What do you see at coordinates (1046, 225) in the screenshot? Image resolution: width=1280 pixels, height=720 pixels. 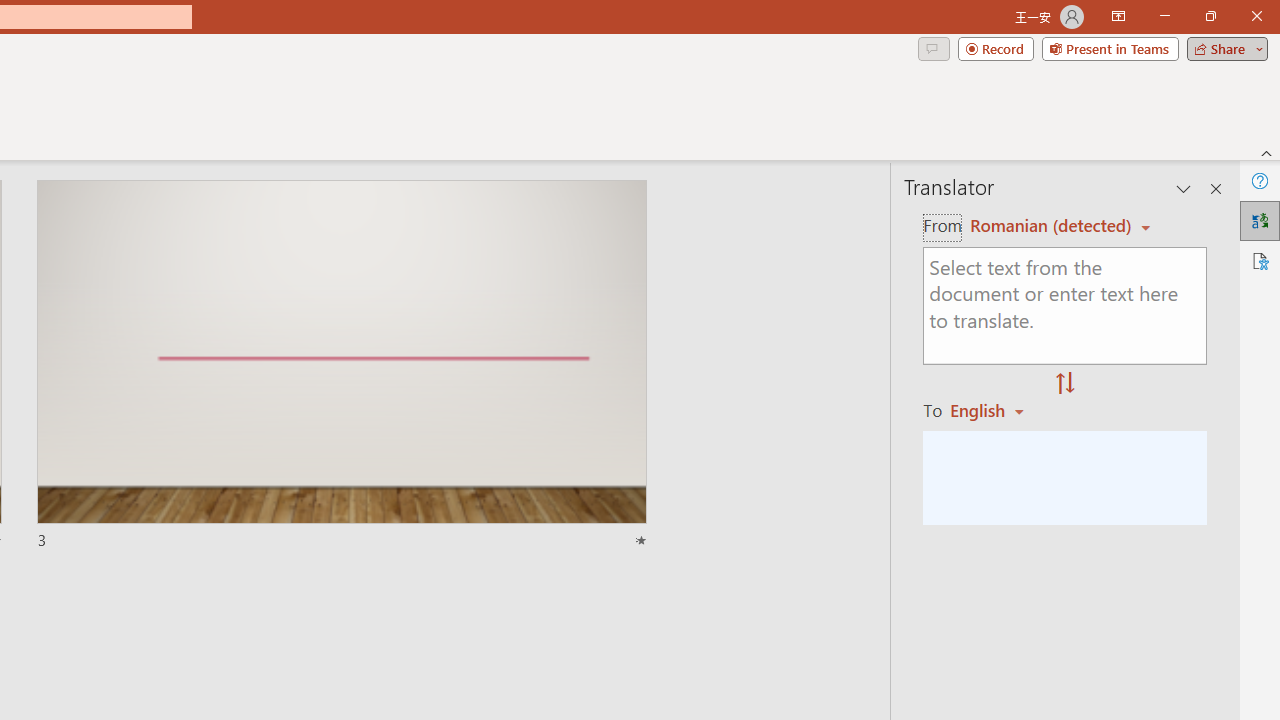 I see `'Czech (detected)'` at bounding box center [1046, 225].